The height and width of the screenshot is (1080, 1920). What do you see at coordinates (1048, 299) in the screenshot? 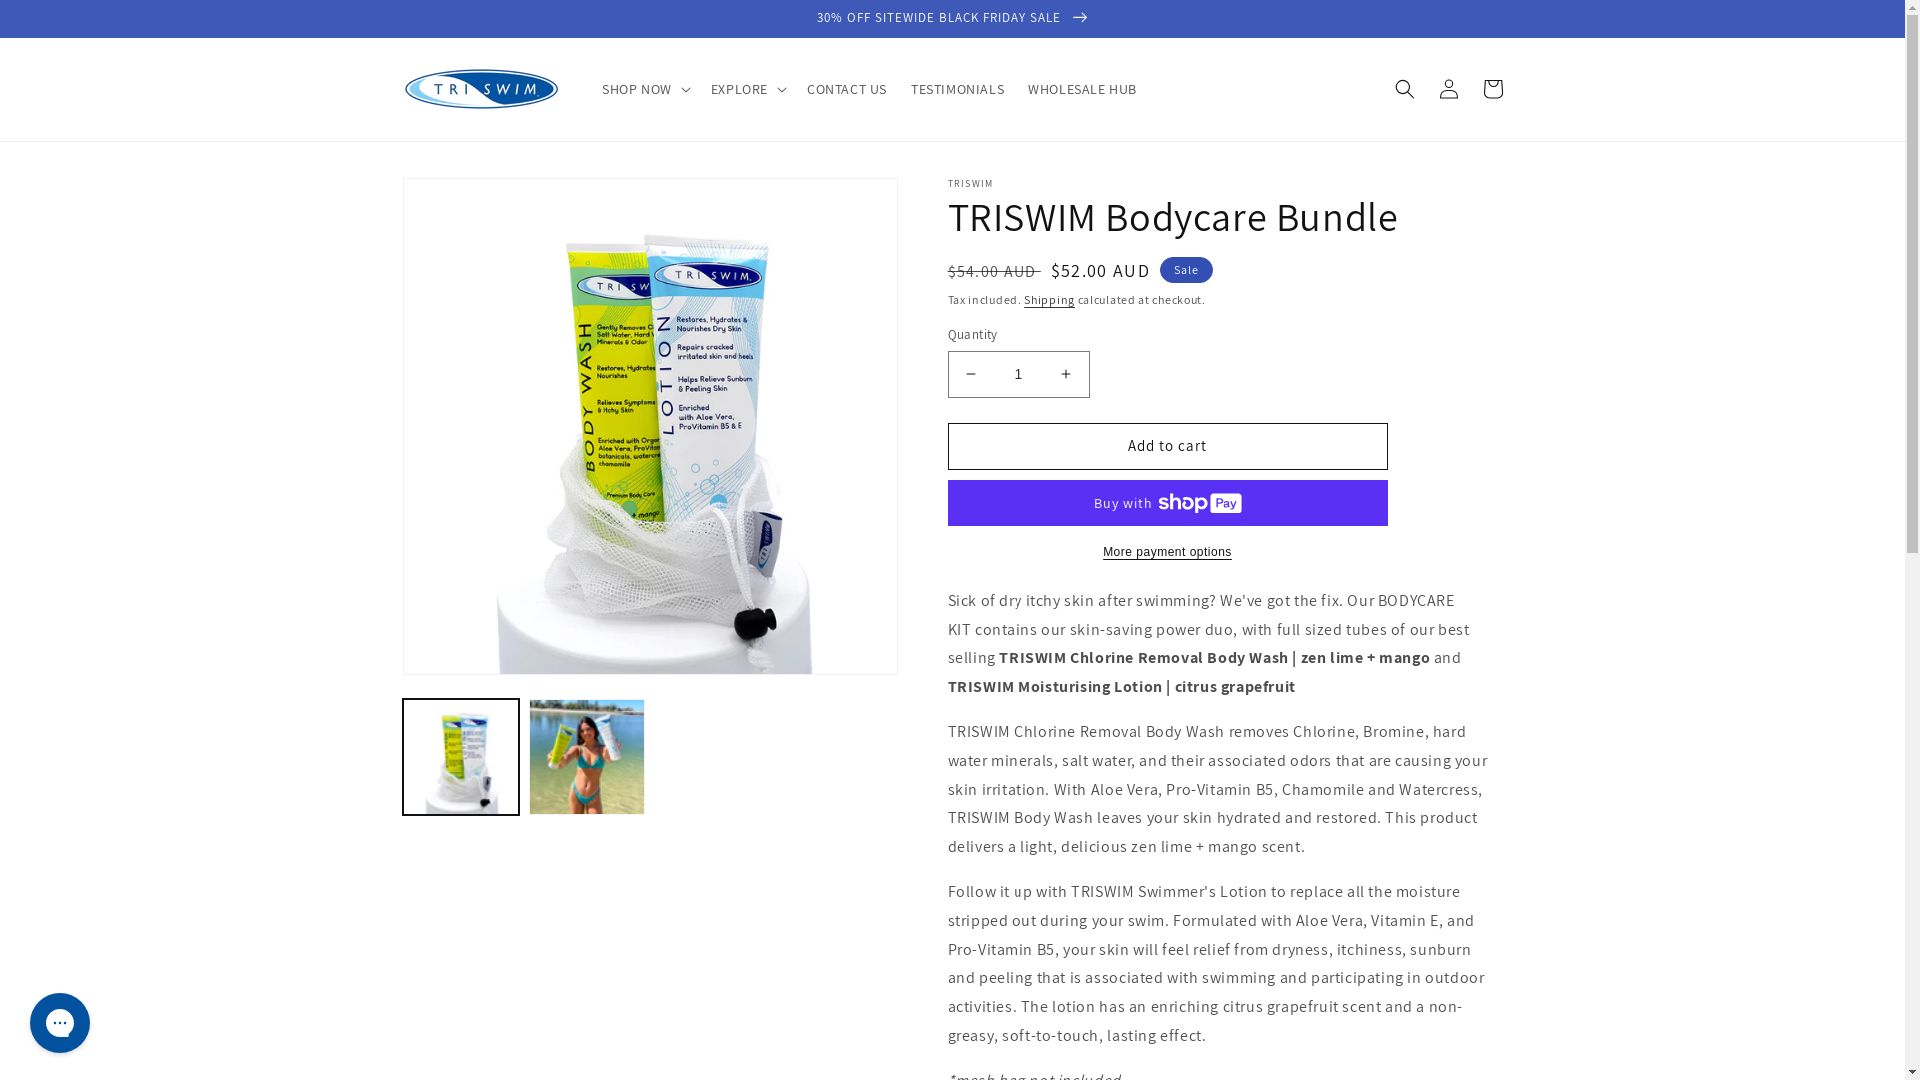
I see `'Shipping'` at bounding box center [1048, 299].